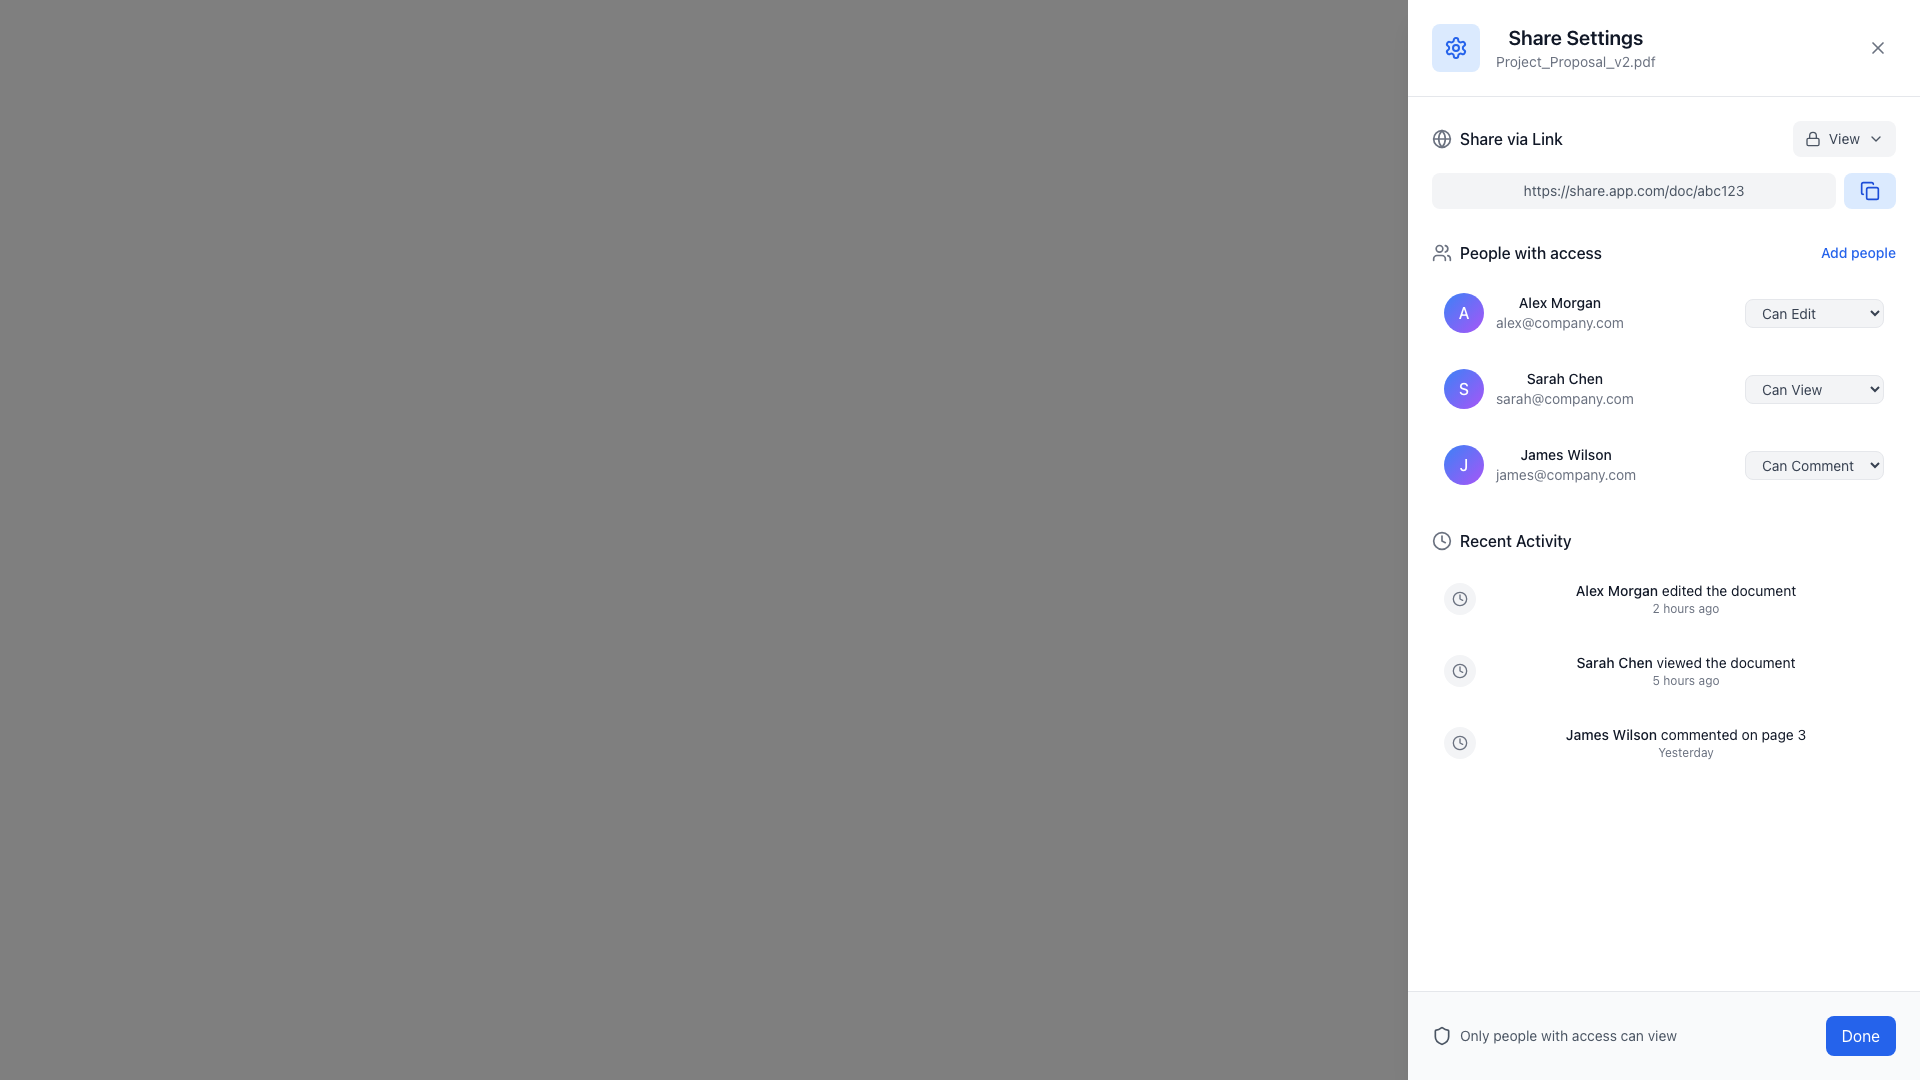 The height and width of the screenshot is (1080, 1920). What do you see at coordinates (1459, 597) in the screenshot?
I see `the SVG-based clock icon representing a timestamp in the Recent Activity section of the Share Settings panel, located immediately to the left of the activity descriptions` at bounding box center [1459, 597].